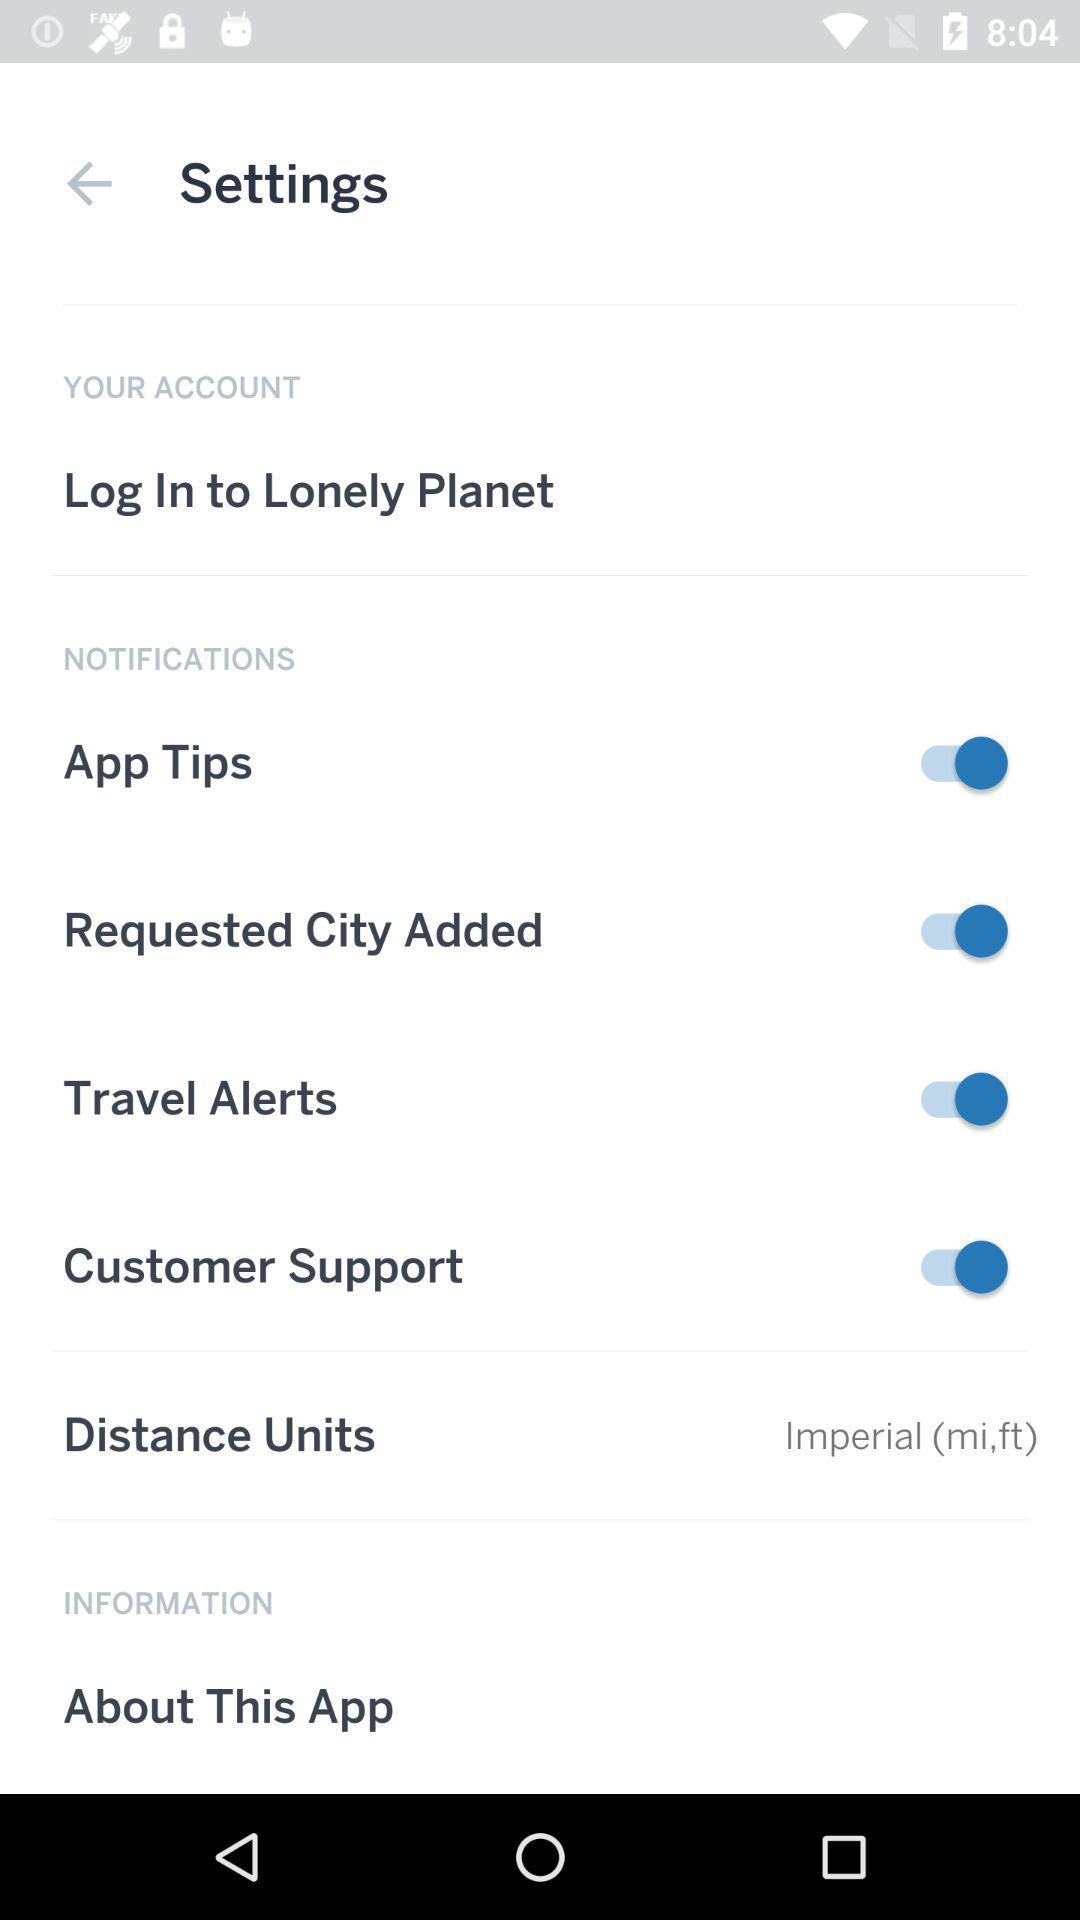 The height and width of the screenshot is (1920, 1080). What do you see at coordinates (540, 762) in the screenshot?
I see `the tab below text notification` at bounding box center [540, 762].